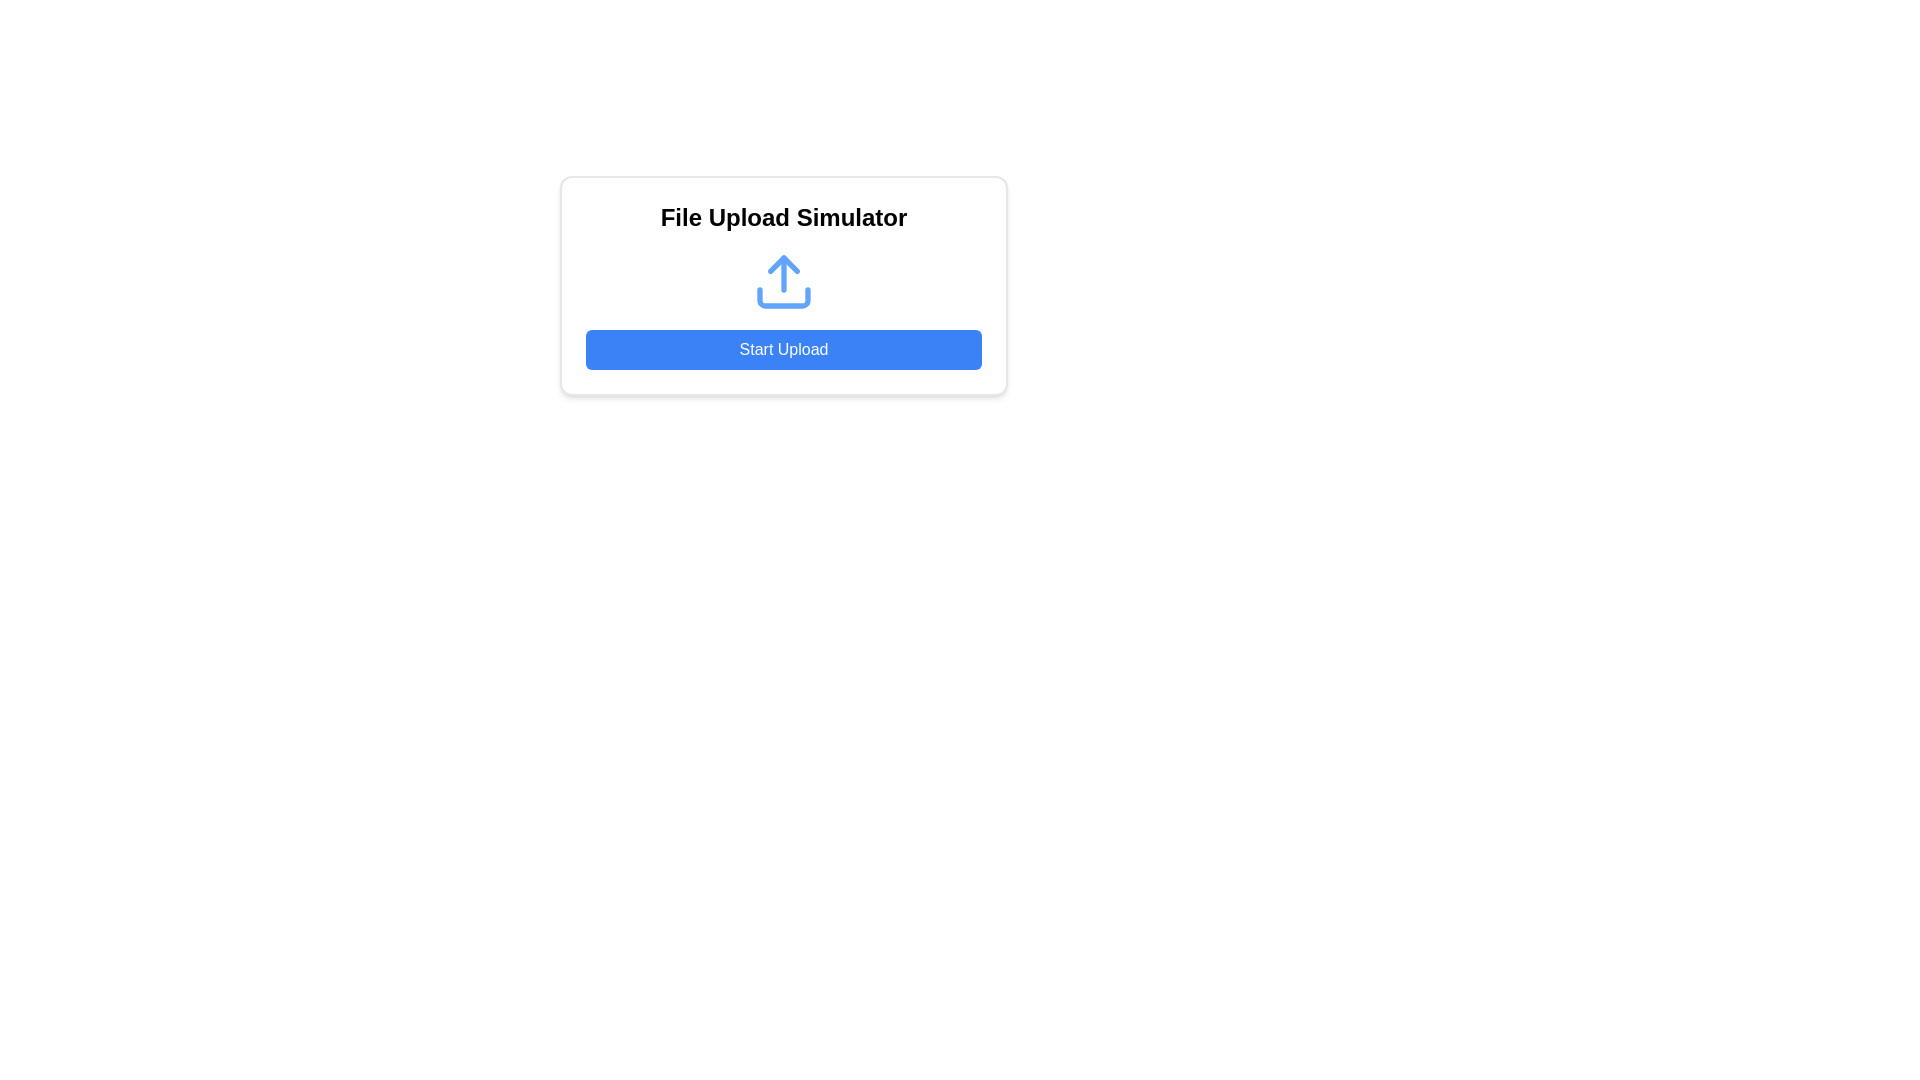  What do you see at coordinates (782, 281) in the screenshot?
I see `the upload icon located centrally within the card component, positioned below the title 'File Upload Simulator' and above the 'Start Upload' button` at bounding box center [782, 281].